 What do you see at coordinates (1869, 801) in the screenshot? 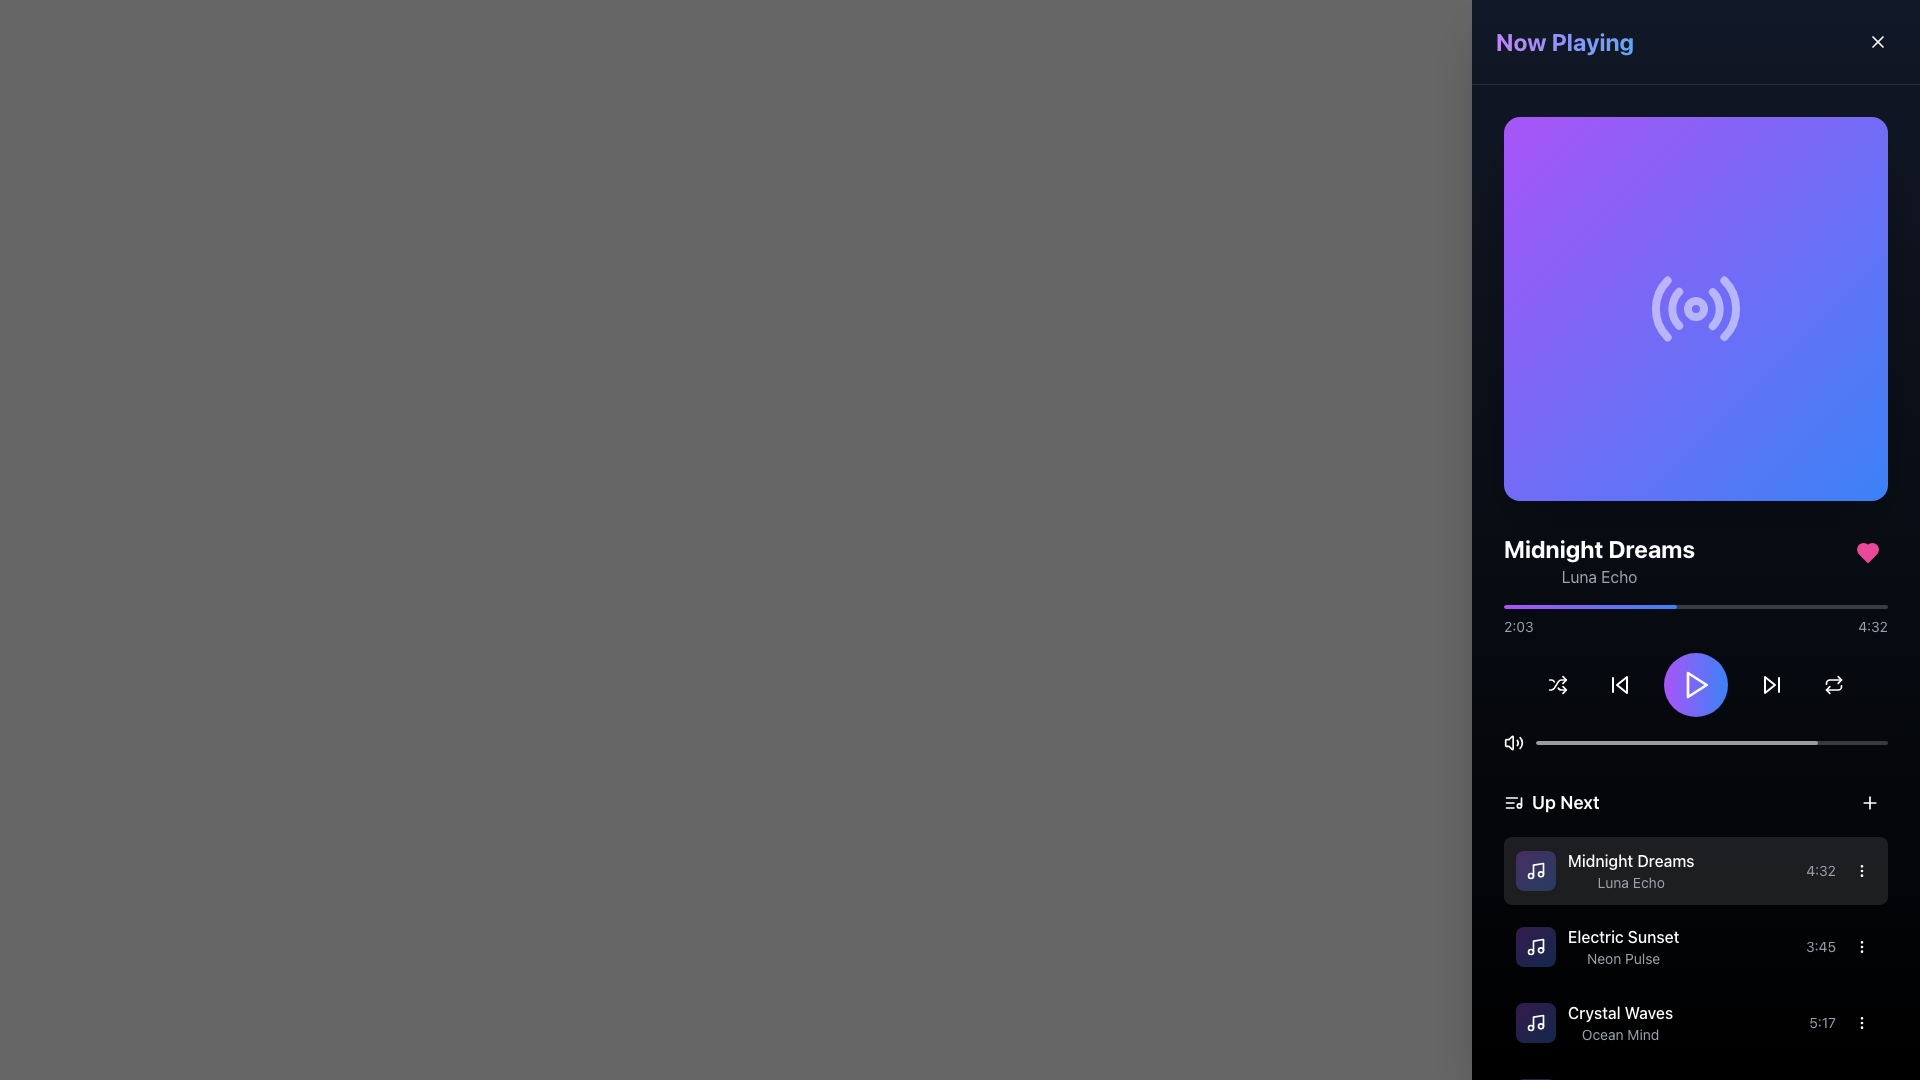
I see `the circular button with a plus symbol` at bounding box center [1869, 801].